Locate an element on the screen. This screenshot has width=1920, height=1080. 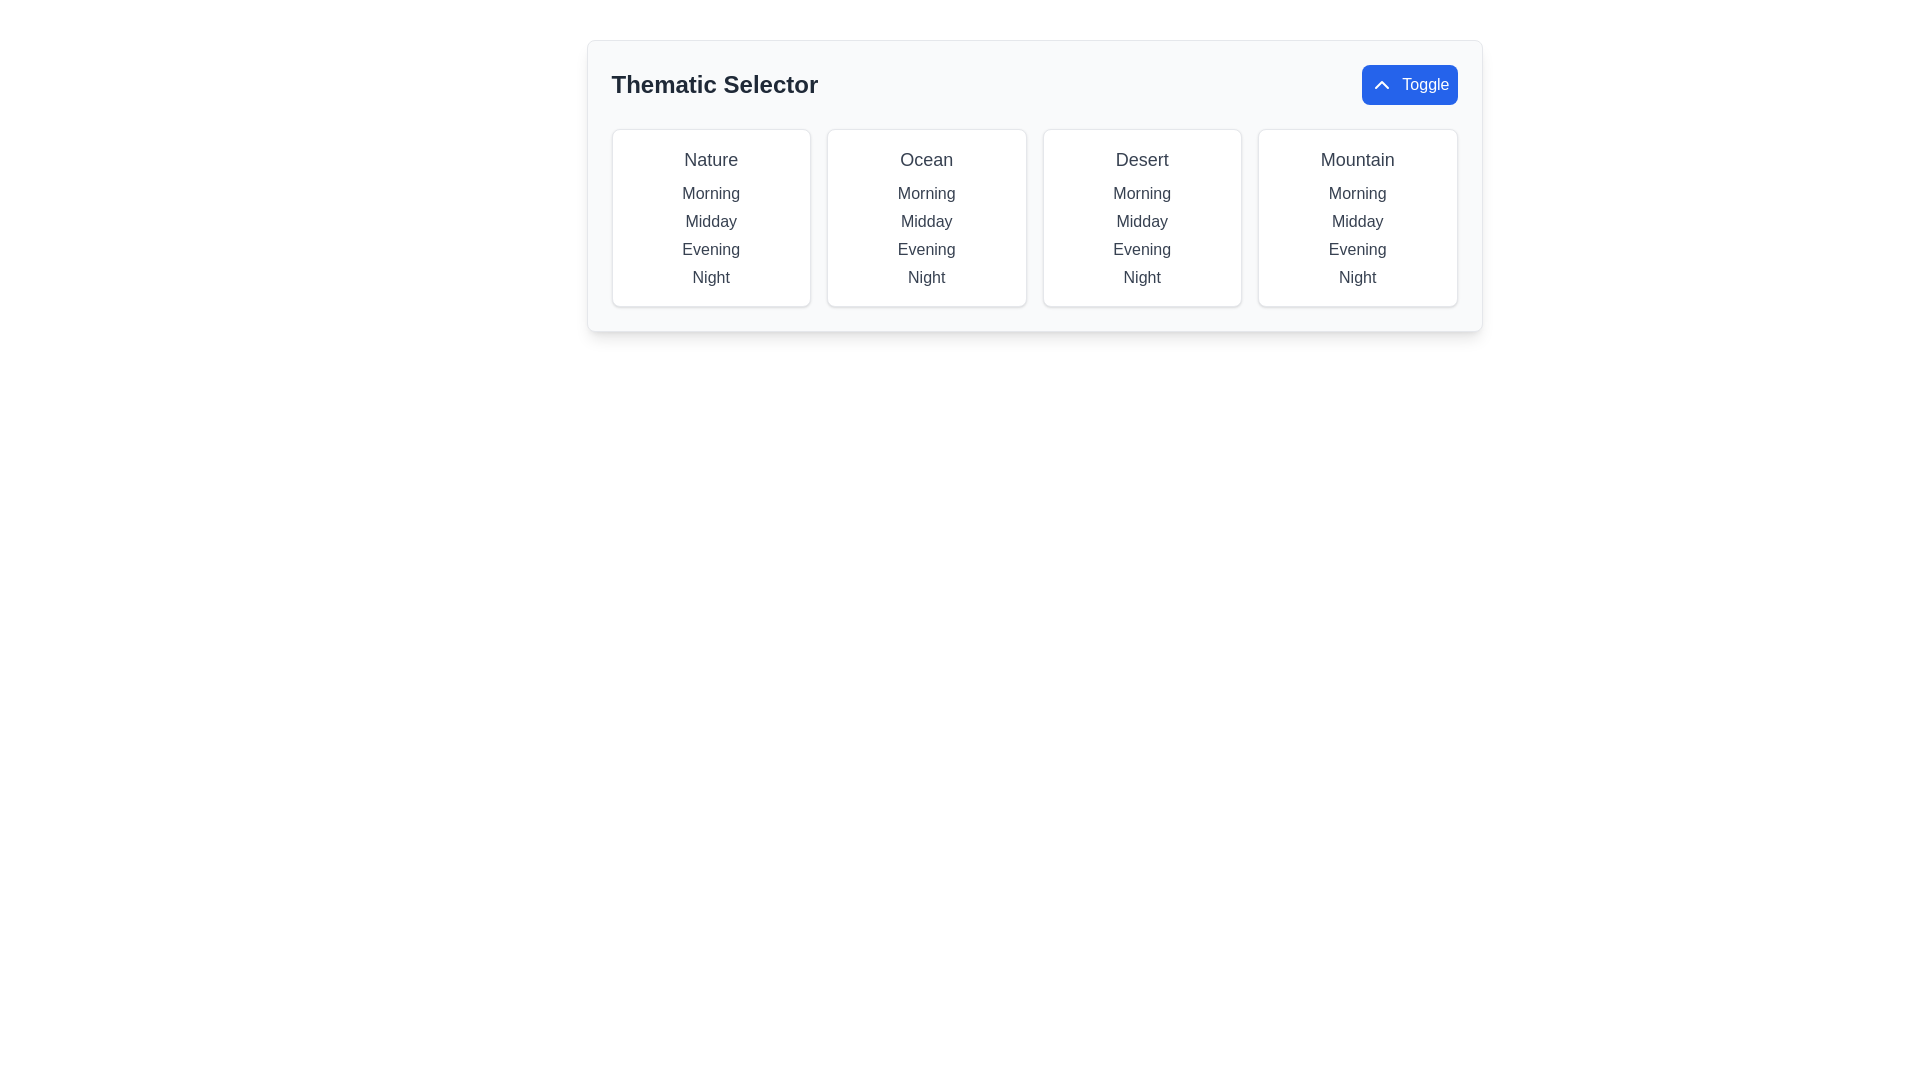
the associated card is located at coordinates (1142, 158).